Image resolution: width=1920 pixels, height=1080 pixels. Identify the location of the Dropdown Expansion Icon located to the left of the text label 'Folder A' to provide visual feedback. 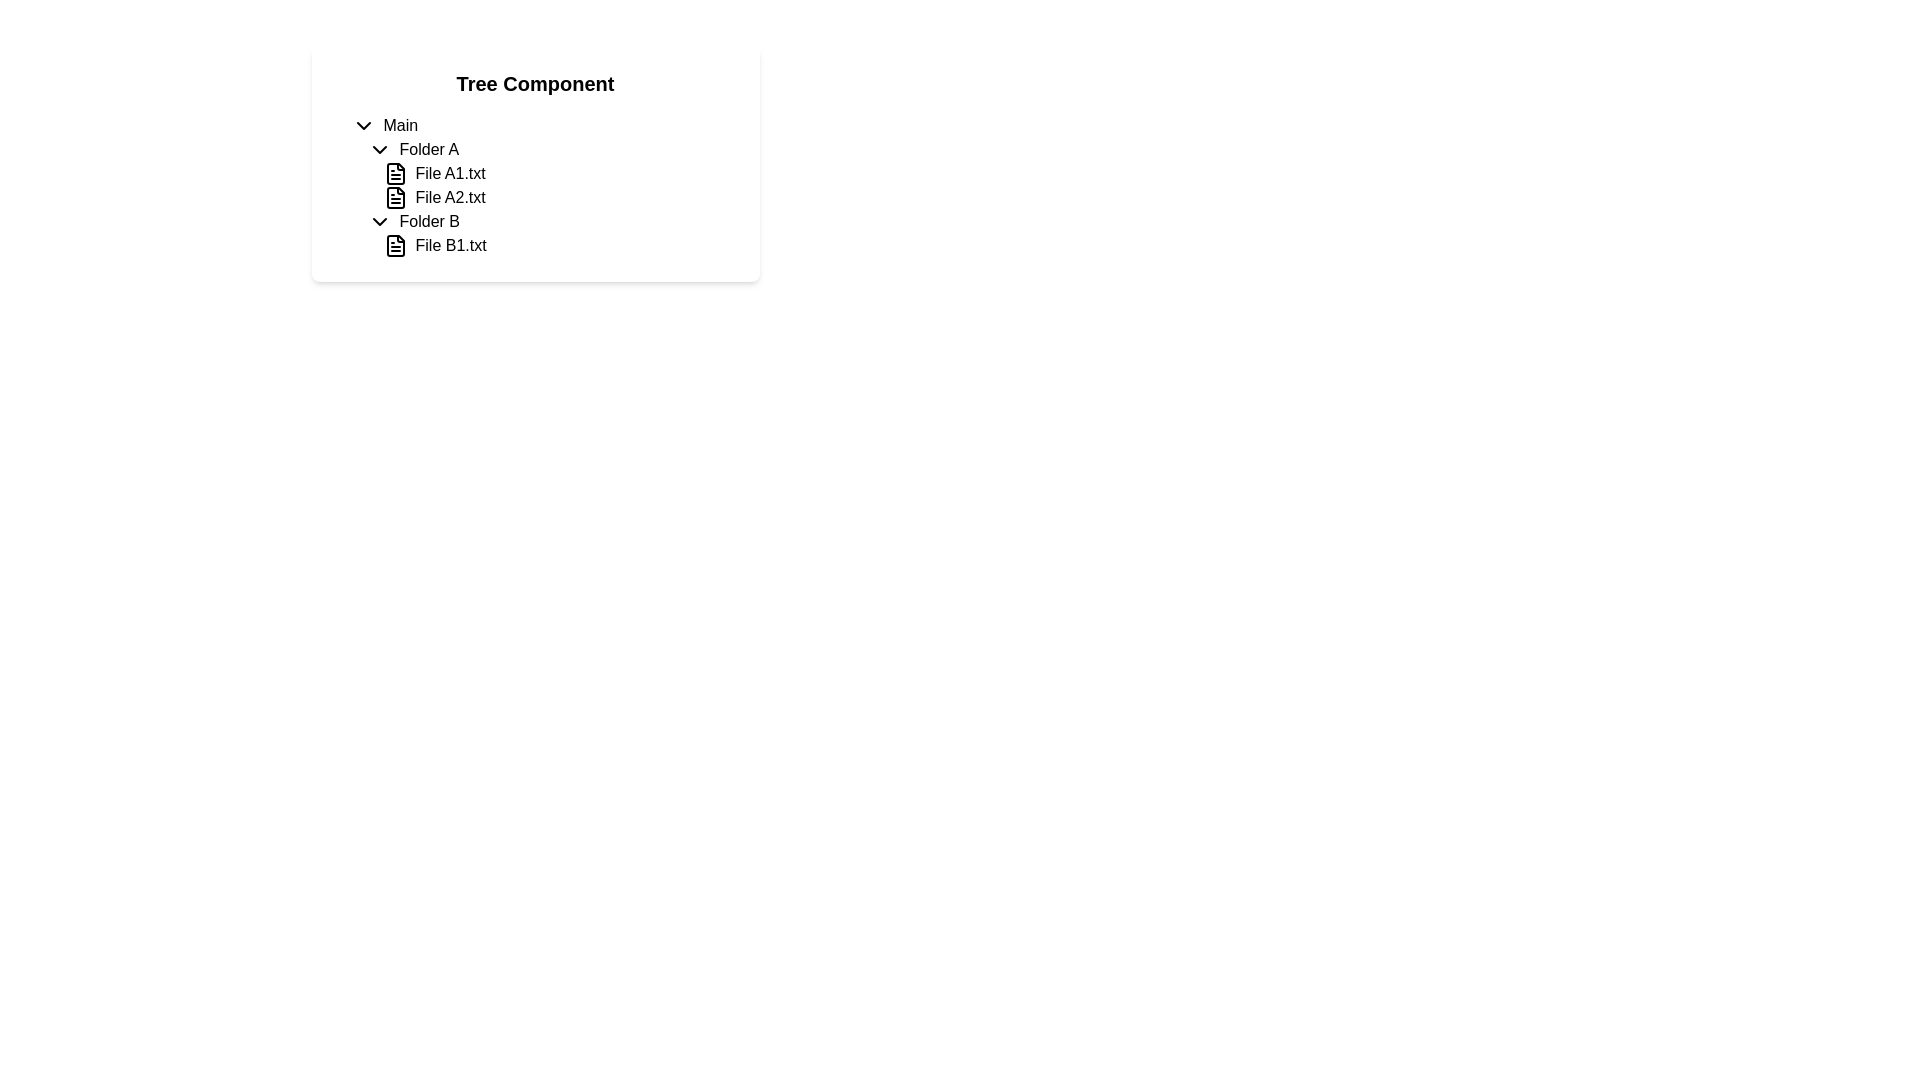
(379, 149).